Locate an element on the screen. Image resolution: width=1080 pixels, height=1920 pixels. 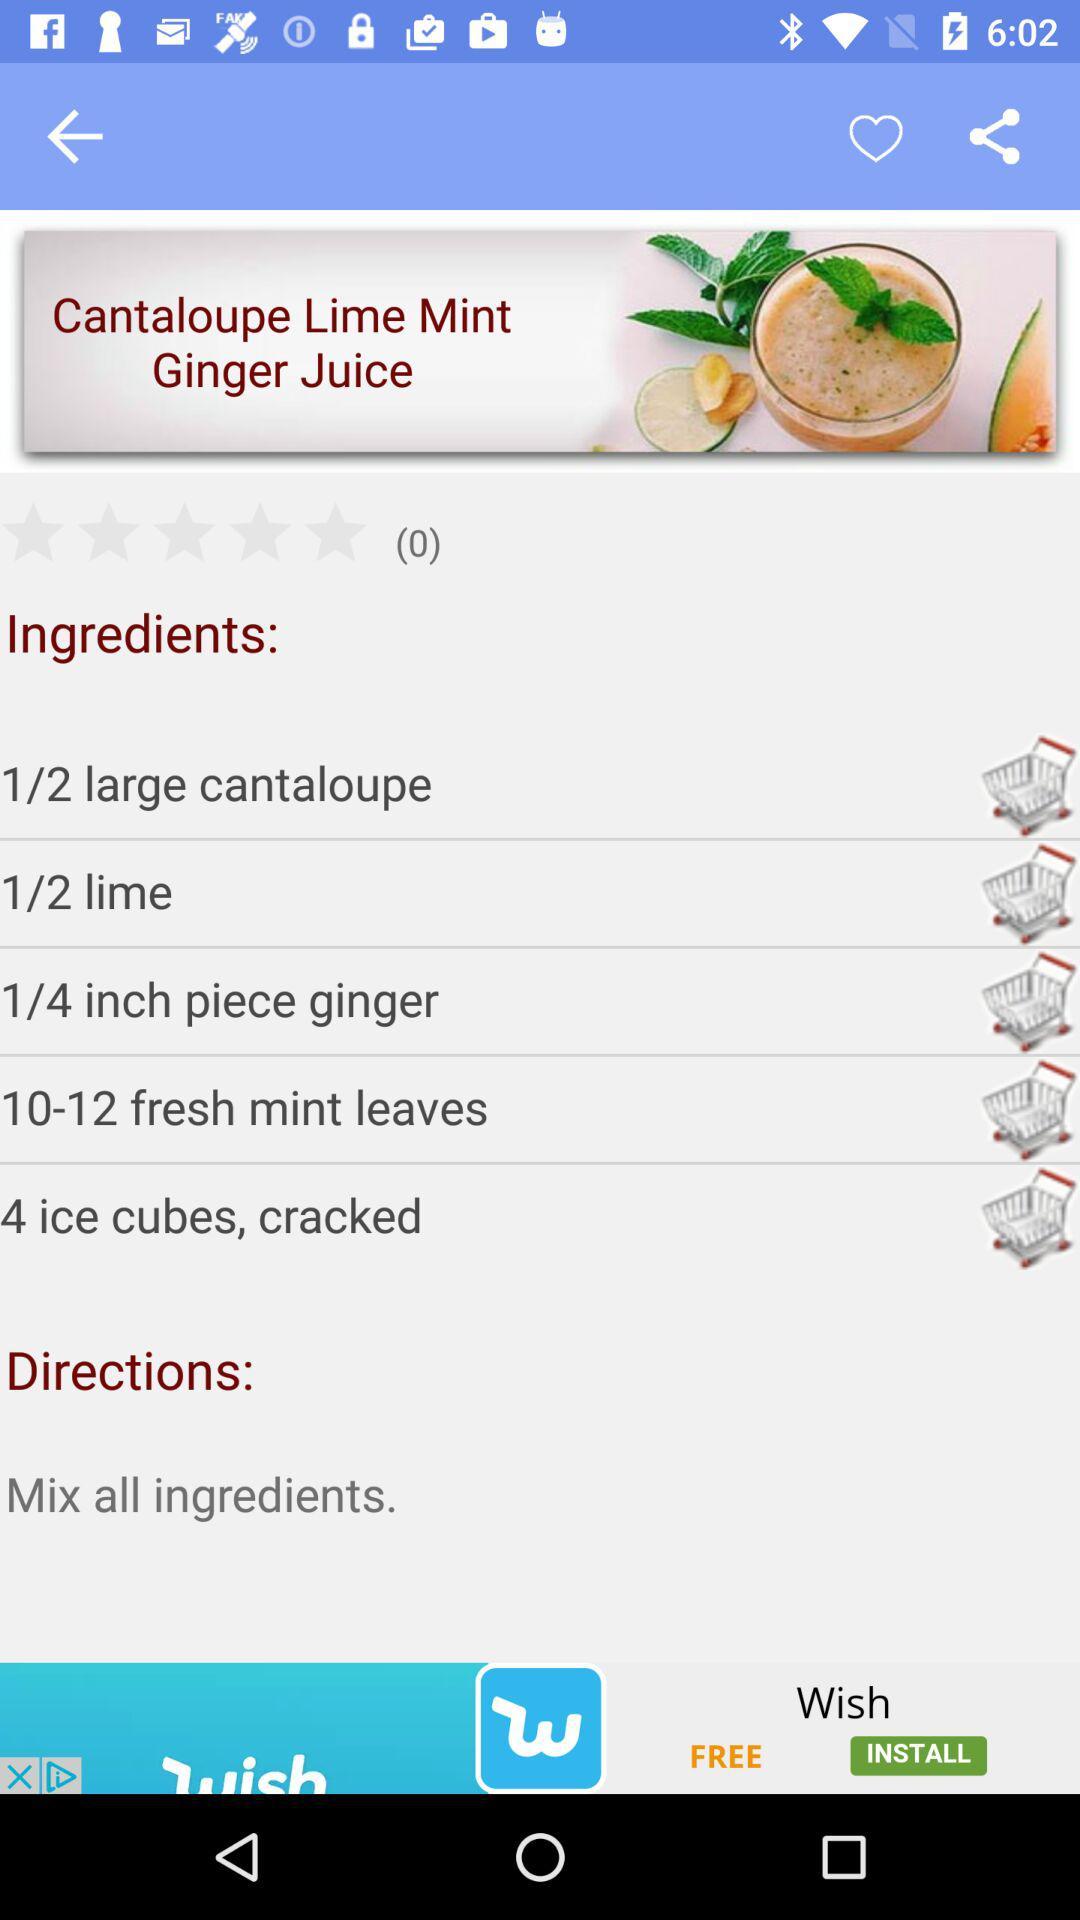
share recipe is located at coordinates (994, 135).